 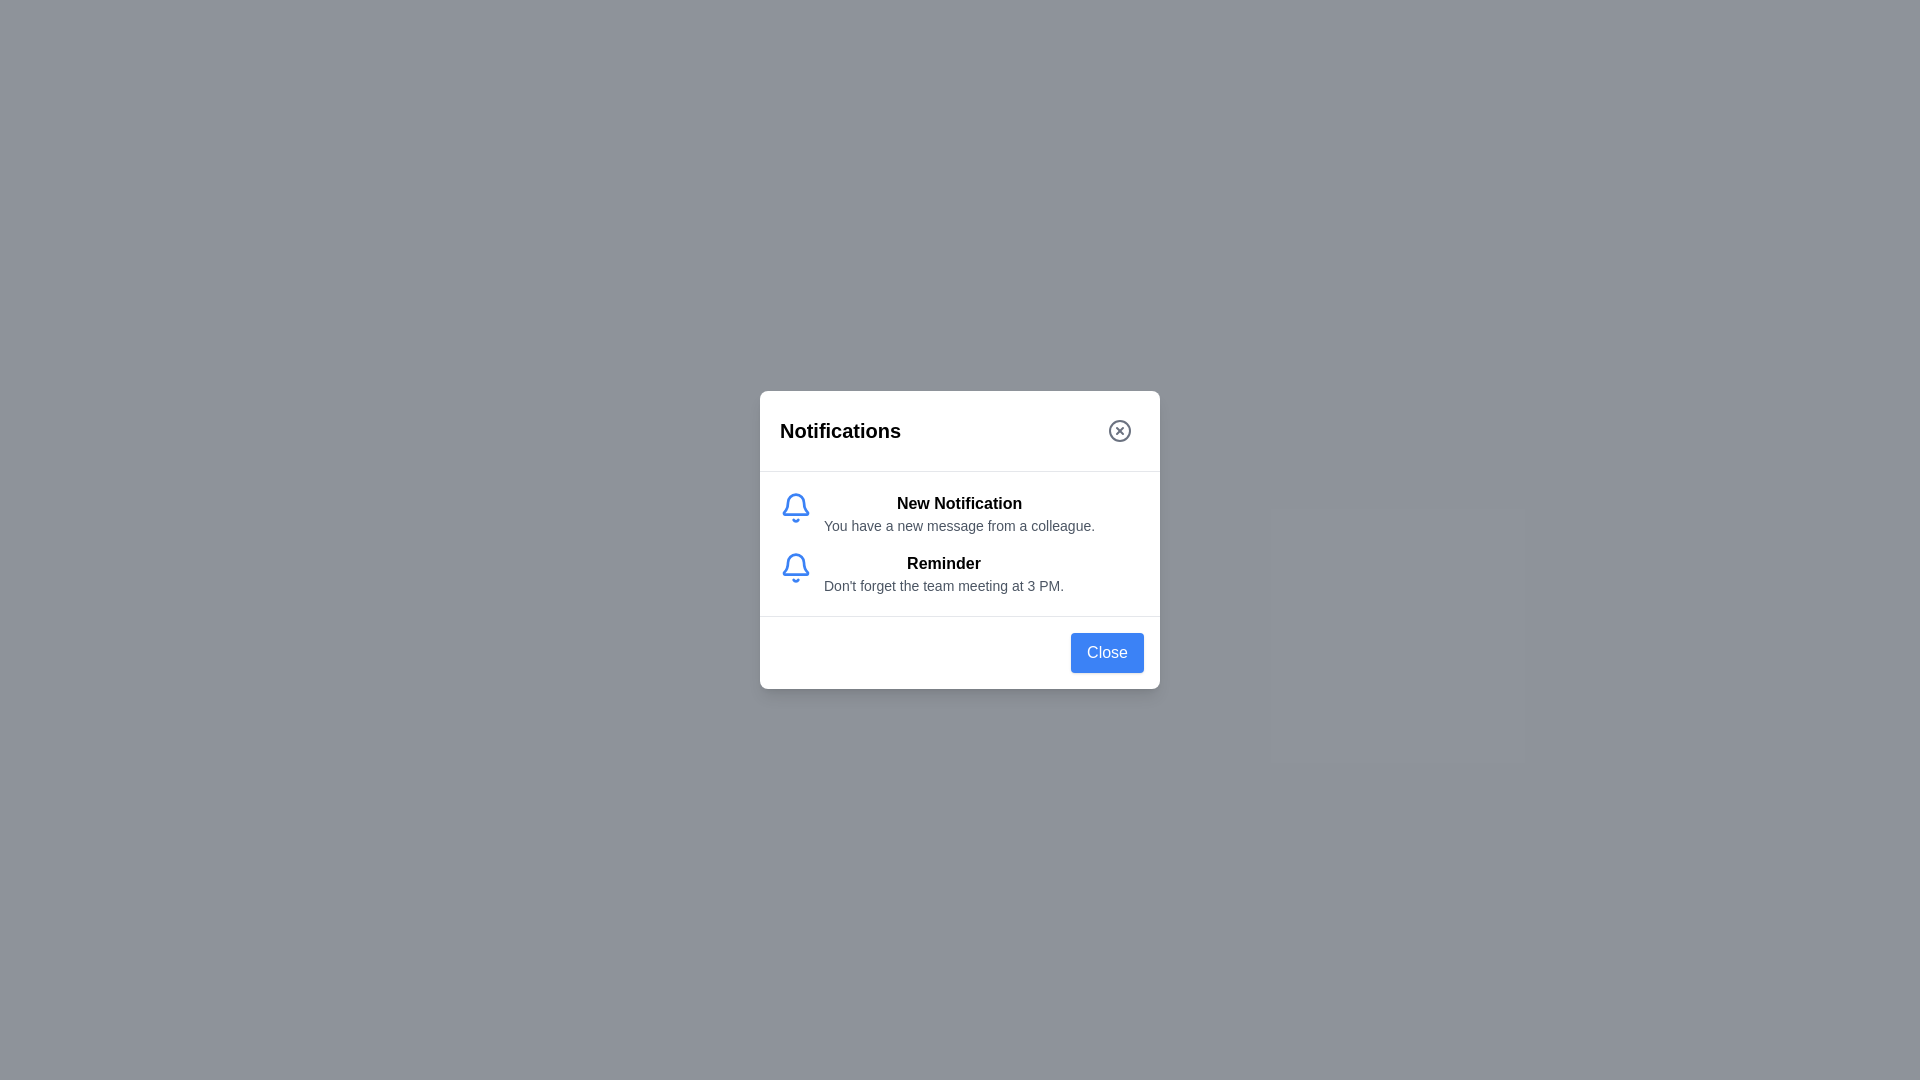 I want to click on the Text block element displaying the title 'Reminder' and the descriptive text 'Don't forget the team meeting at 3 PM.', so click(x=943, y=574).